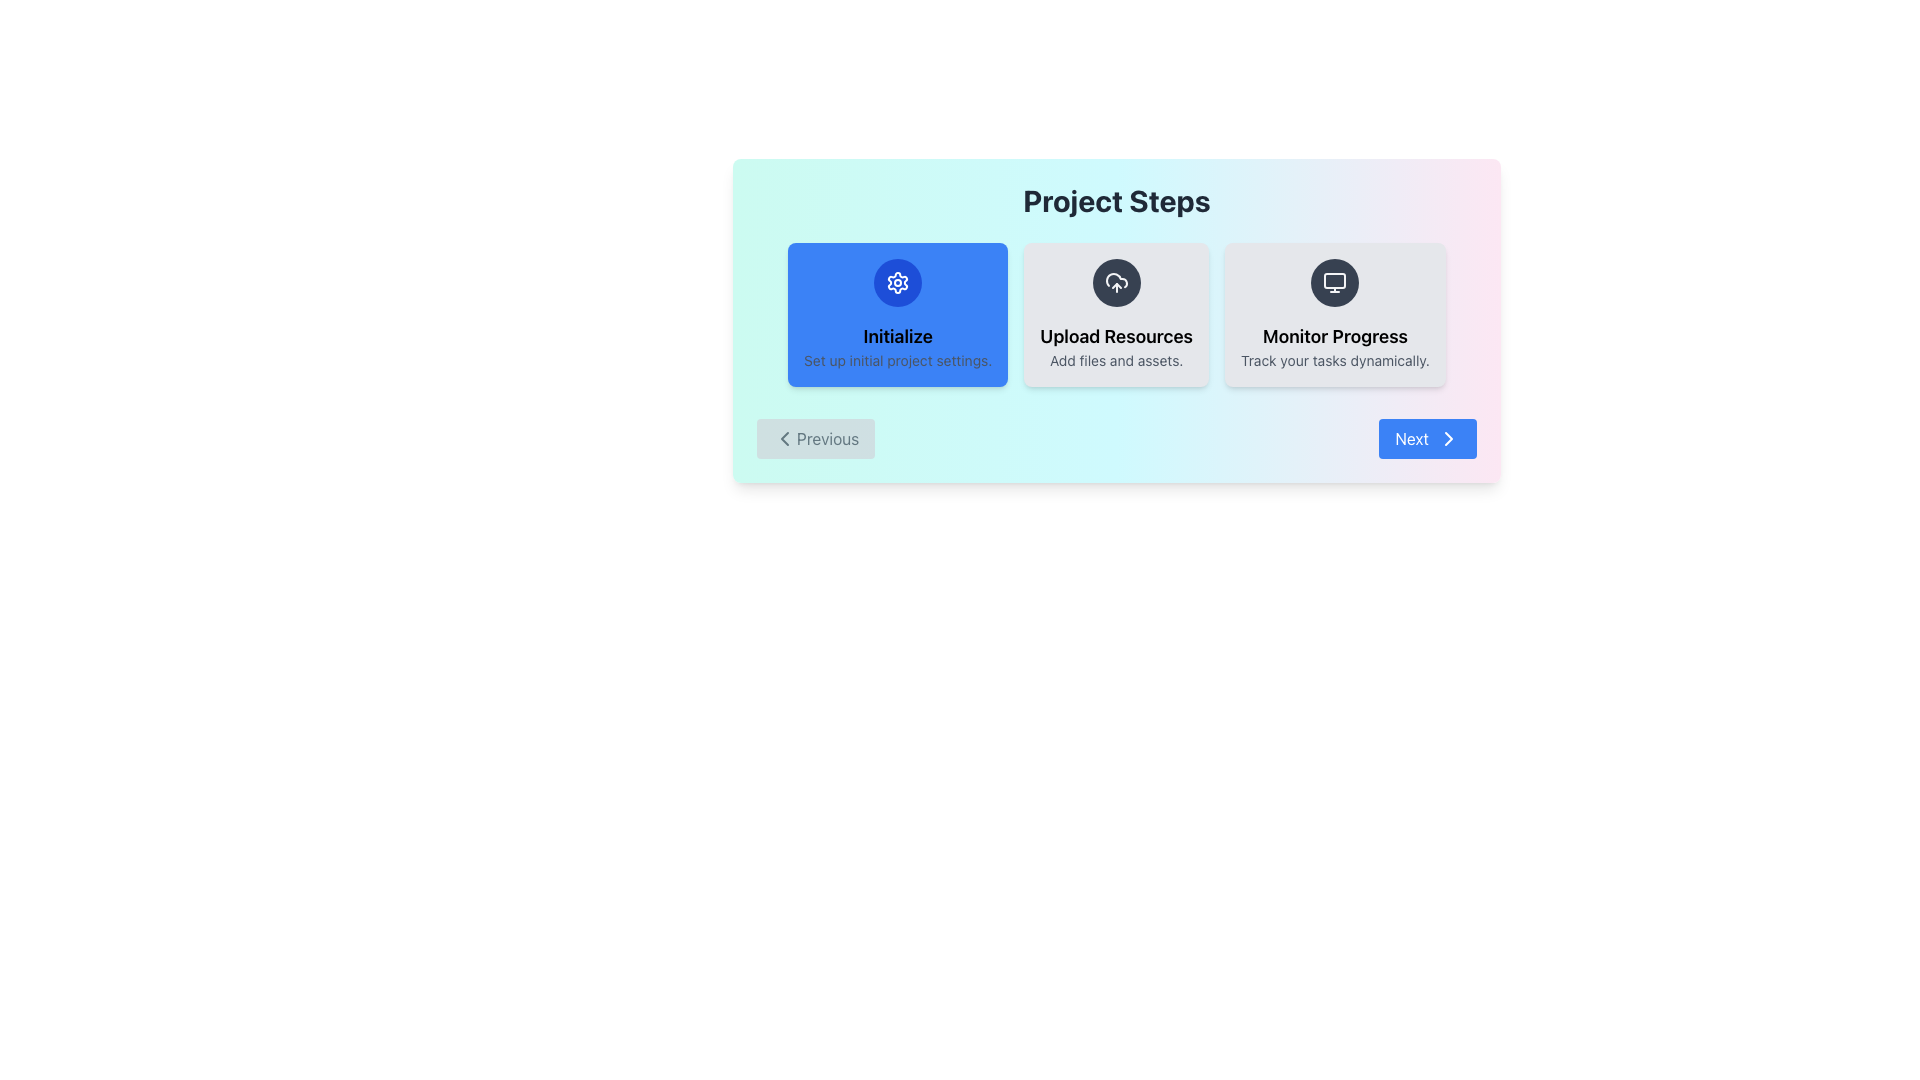 This screenshot has height=1080, width=1920. Describe the element at coordinates (1335, 335) in the screenshot. I see `the 'Monitor Progress' text label, which is displayed in a larger and bold font inside a light gray card with rounded corners, part of a sequence of step cards in a multi-step process display` at that location.